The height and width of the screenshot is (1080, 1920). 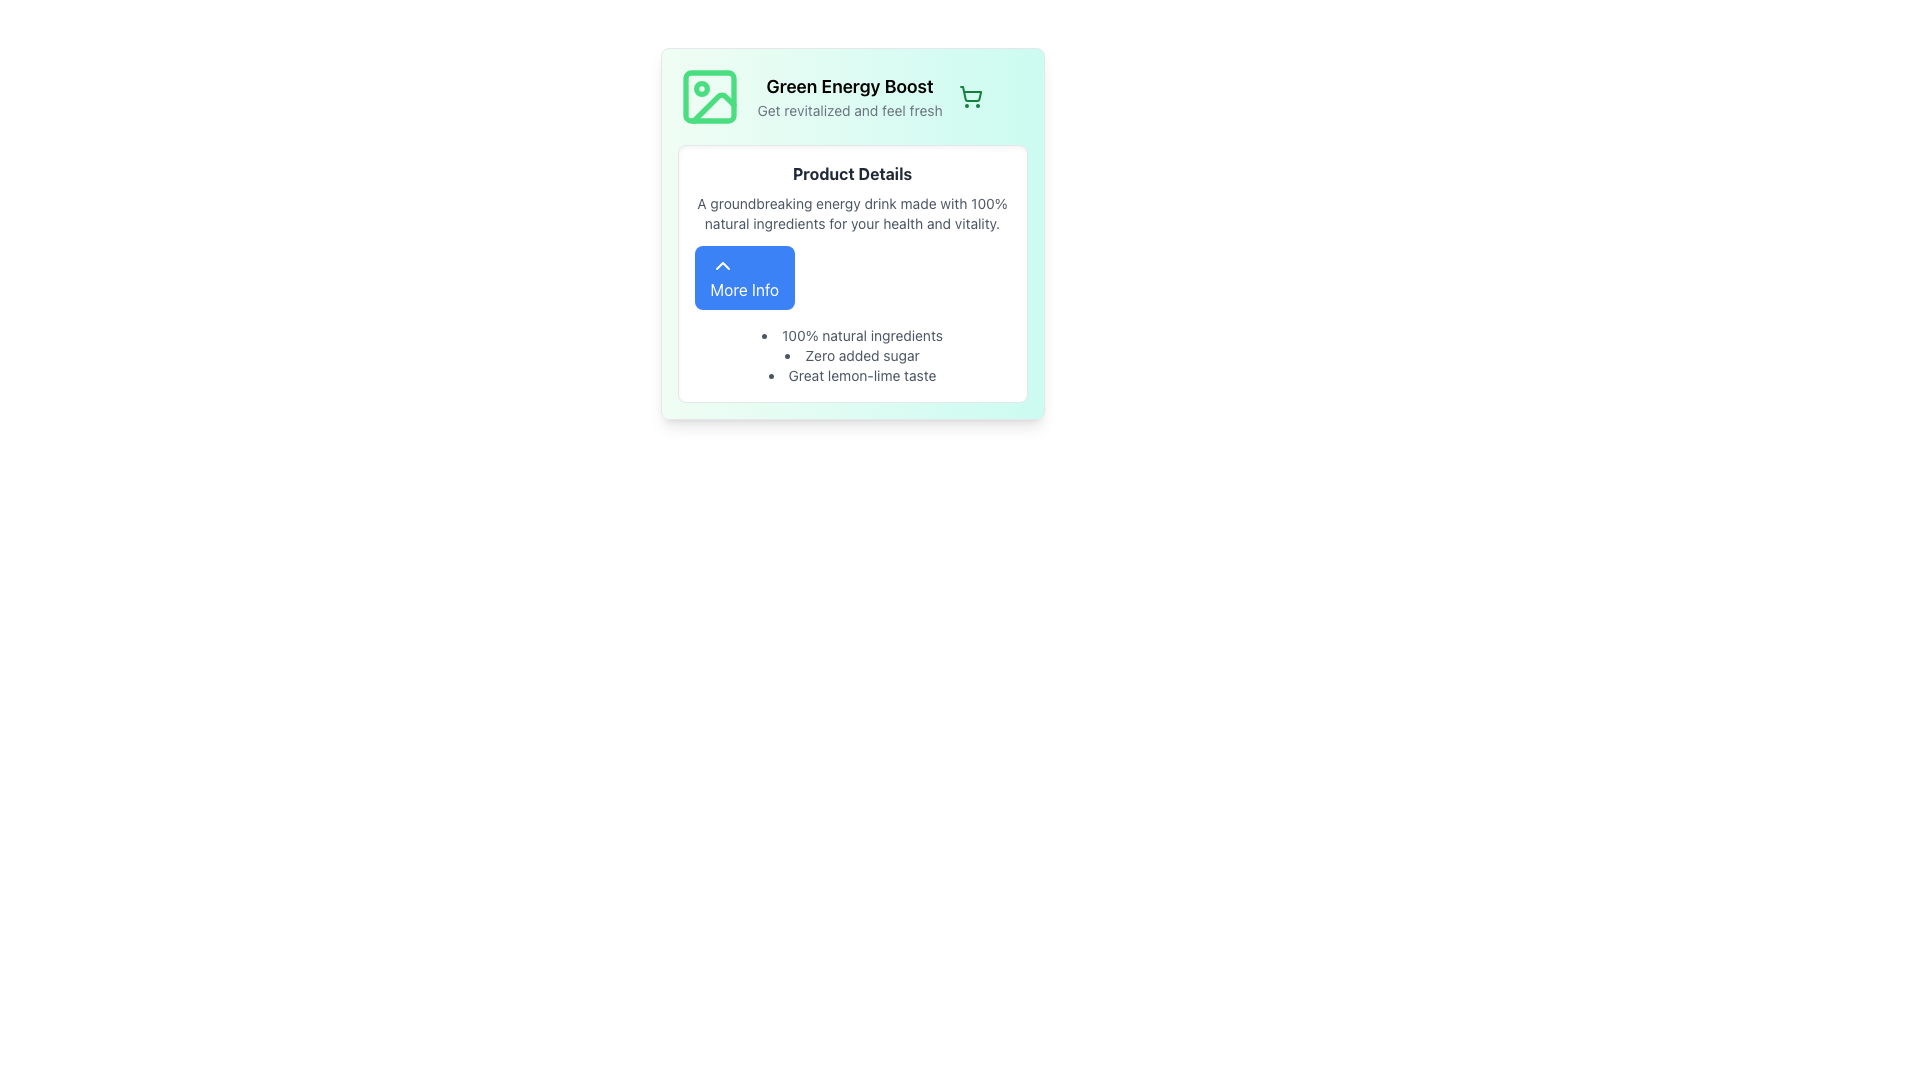 I want to click on the text element displaying '100% natural ingredients' in the 'Product Details' section of the interface, so click(x=852, y=334).